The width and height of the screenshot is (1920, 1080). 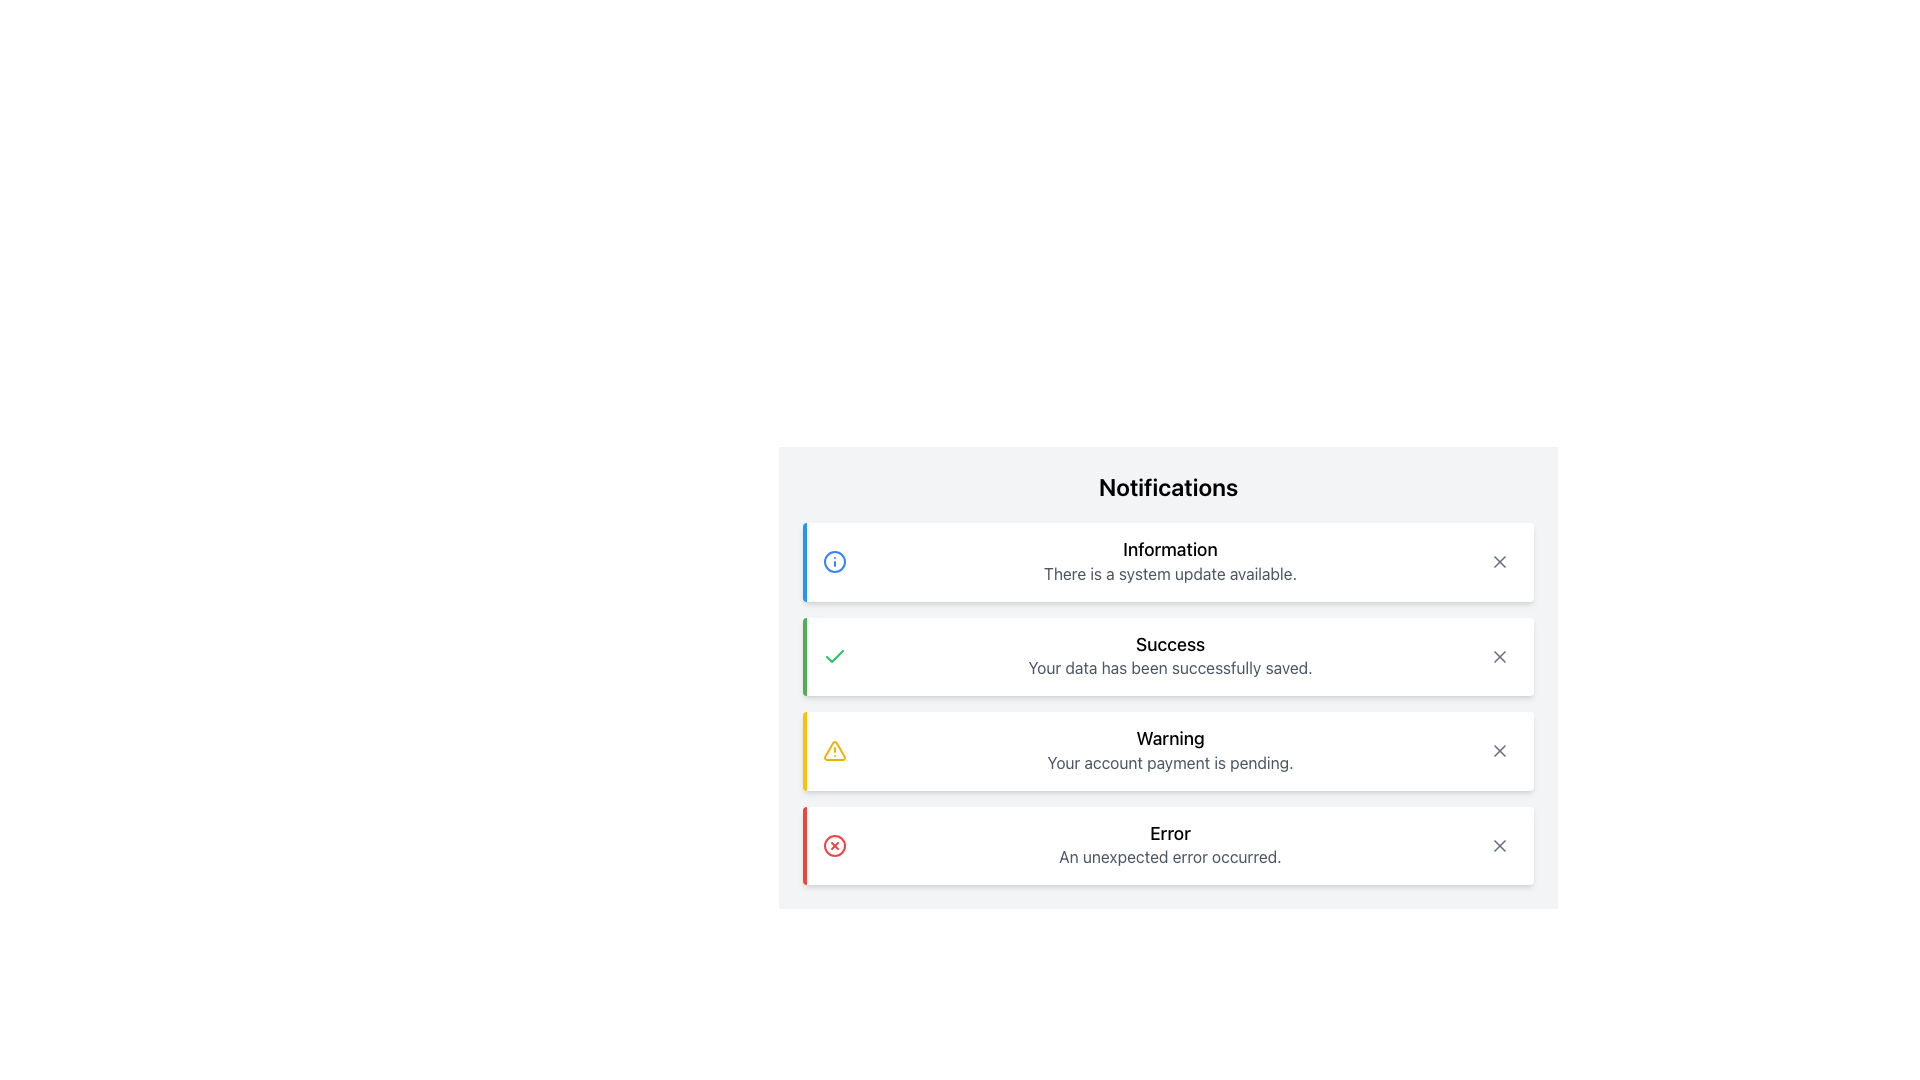 What do you see at coordinates (835, 562) in the screenshot?
I see `the circular icon with a blue outline and white fill, which is the first item in the notification section accompanying the 'Information' message` at bounding box center [835, 562].